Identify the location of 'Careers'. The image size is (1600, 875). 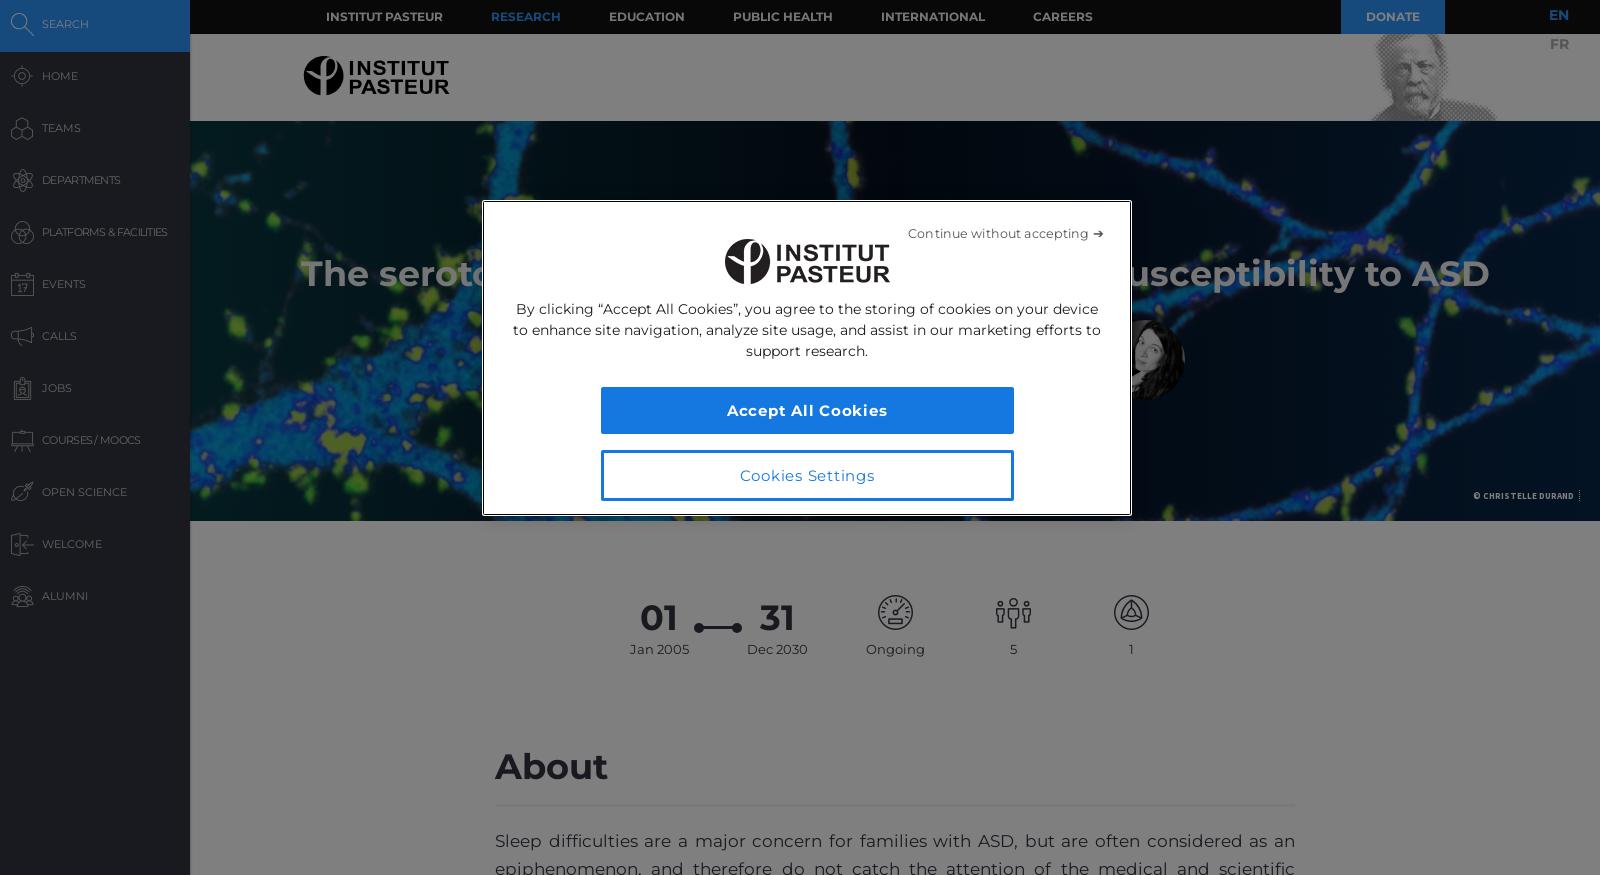
(1063, 15).